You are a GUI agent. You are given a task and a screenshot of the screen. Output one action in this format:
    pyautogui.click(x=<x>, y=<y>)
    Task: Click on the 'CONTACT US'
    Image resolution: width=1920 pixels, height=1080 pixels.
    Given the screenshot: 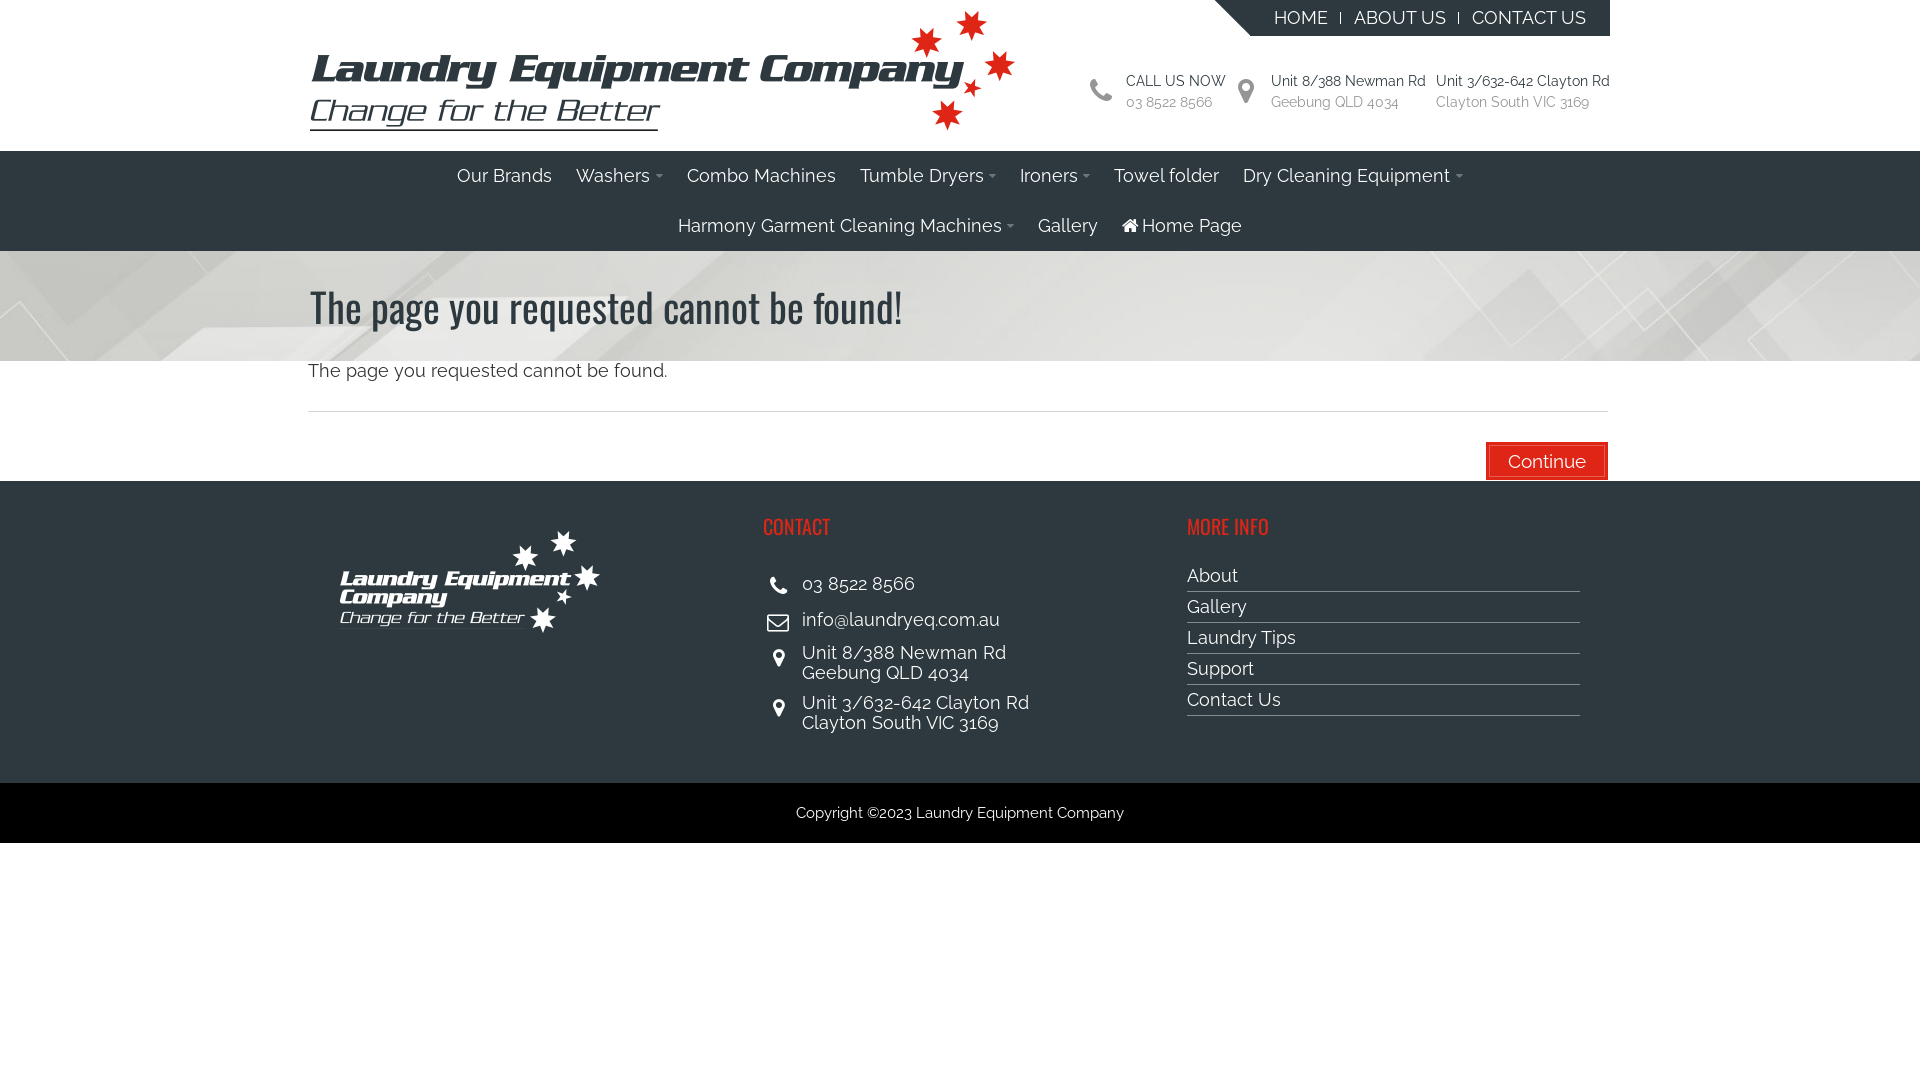 What is the action you would take?
    pyautogui.click(x=1528, y=18)
    